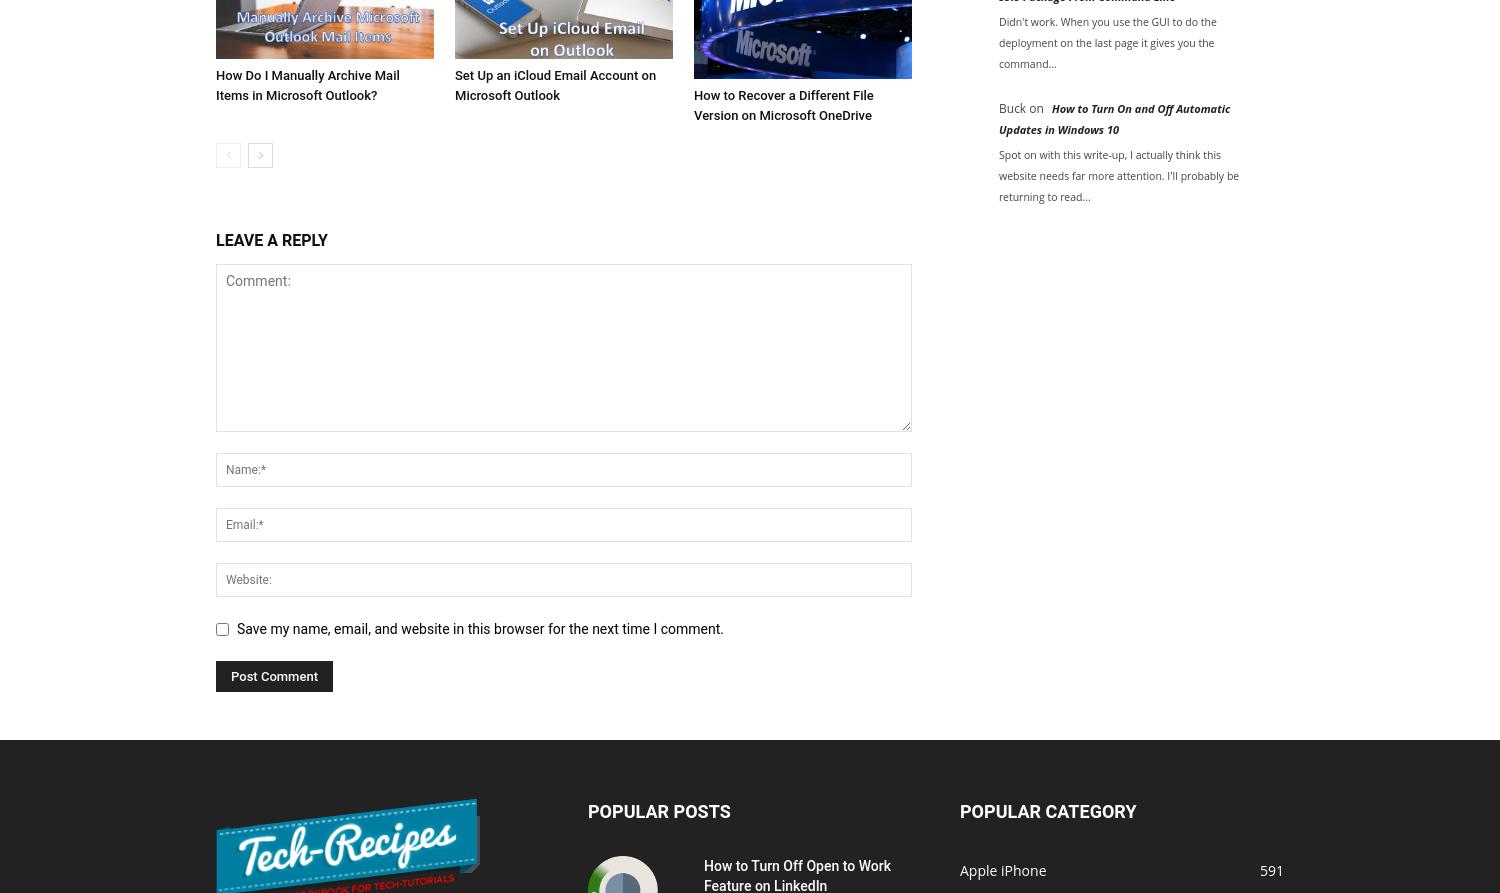 The image size is (1500, 893). Describe the element at coordinates (1036, 108) in the screenshot. I see `'on'` at that location.